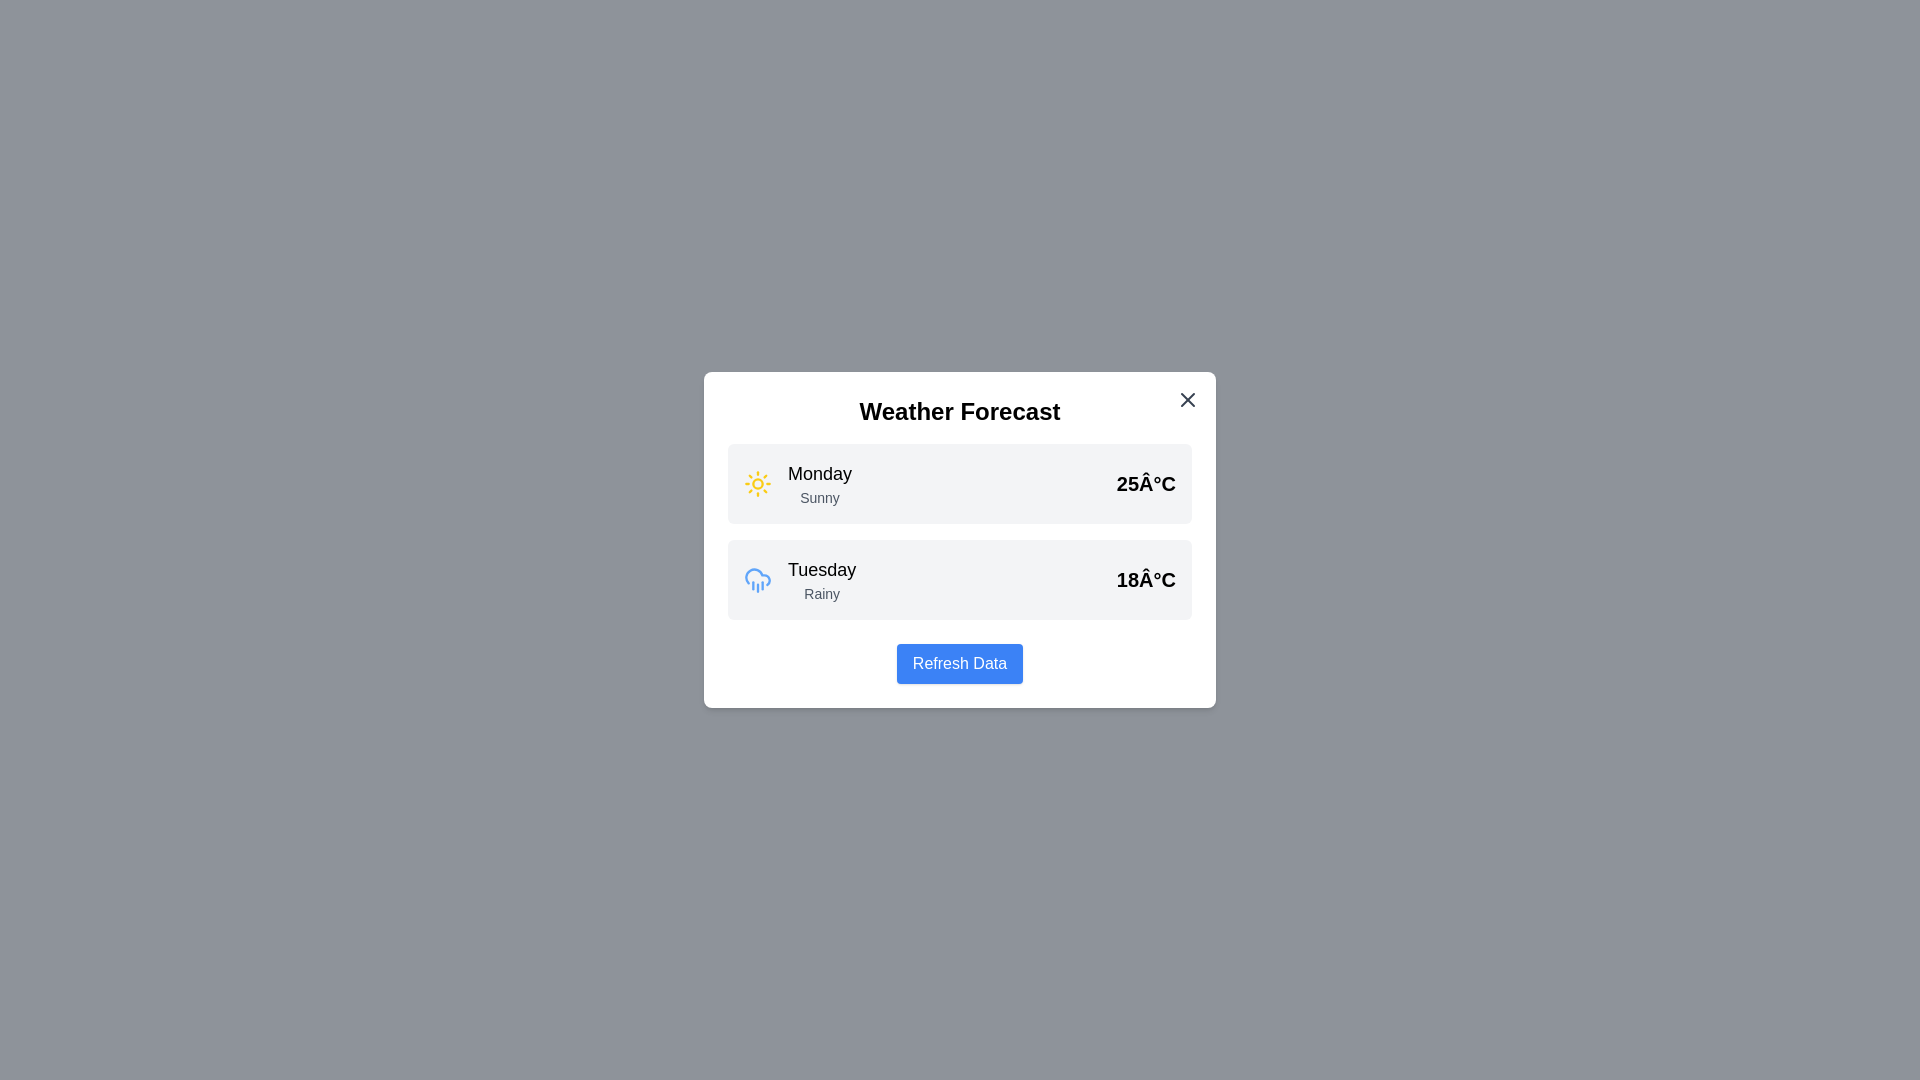 The image size is (1920, 1080). I want to click on the text display element that shows 'Monday' in a larger font and 'Sunny' in a smaller gray font, located at the top-left of the weather forecast dialog, so click(820, 483).